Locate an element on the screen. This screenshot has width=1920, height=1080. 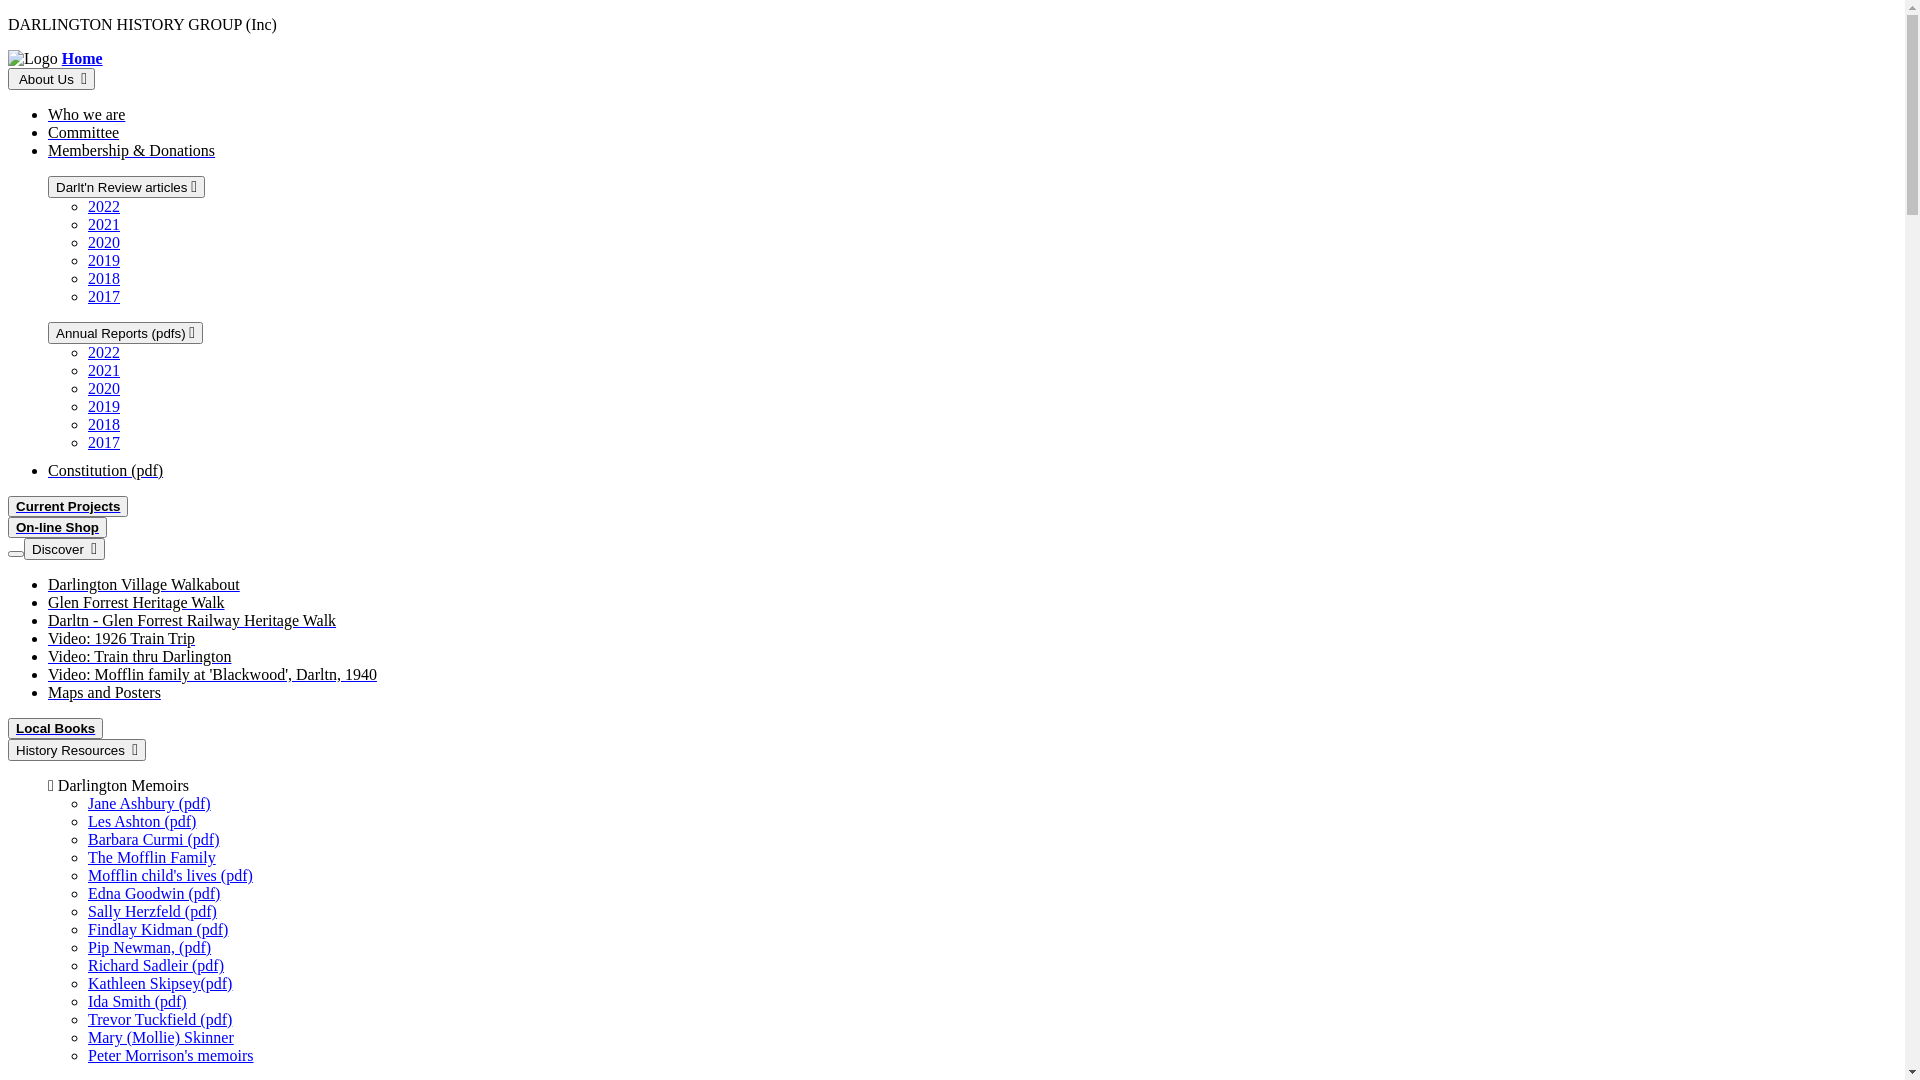
'Les Ashton (pdf)' is located at coordinates (141, 821).